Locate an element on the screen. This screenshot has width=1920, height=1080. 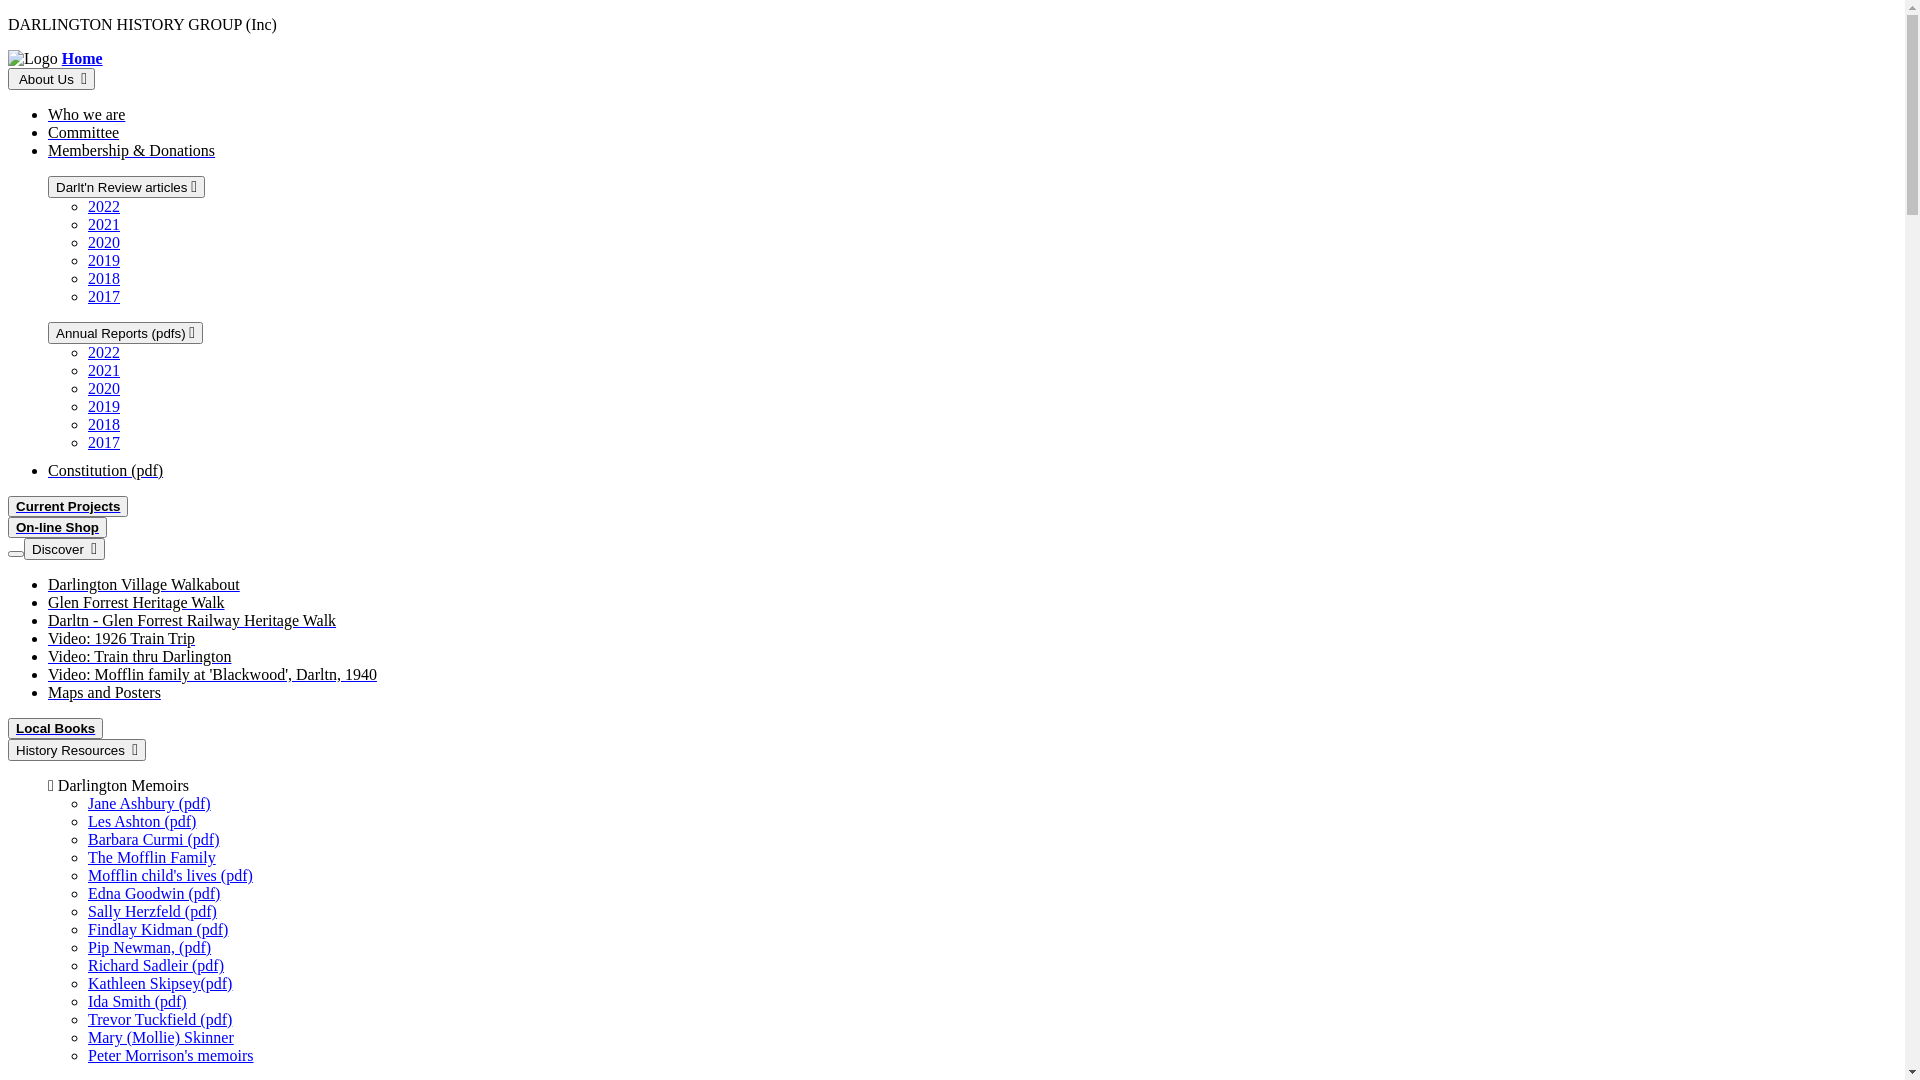
'Les Ashton (pdf)' is located at coordinates (141, 821).